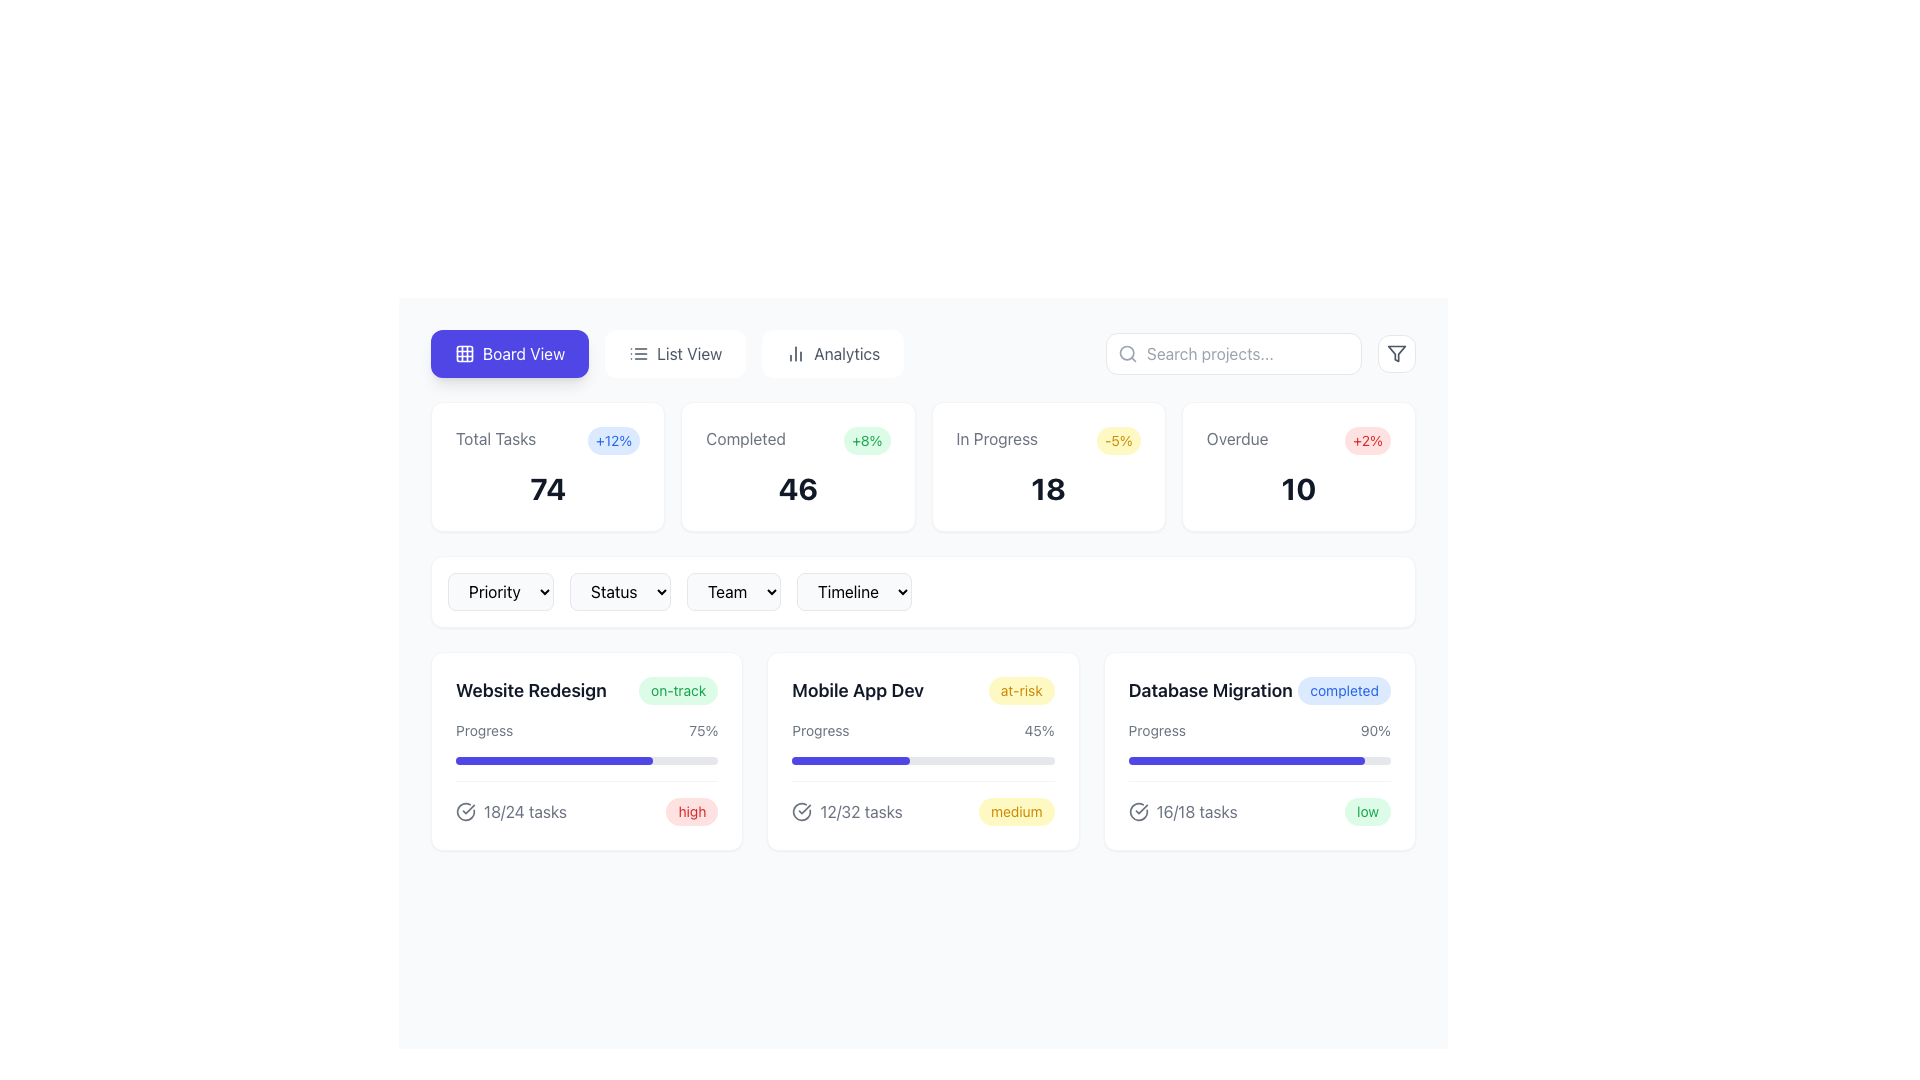  What do you see at coordinates (586, 760) in the screenshot?
I see `the progress bar indicating 75% completion for the 'Website Redesign' project, located within its card on the dashboard` at bounding box center [586, 760].